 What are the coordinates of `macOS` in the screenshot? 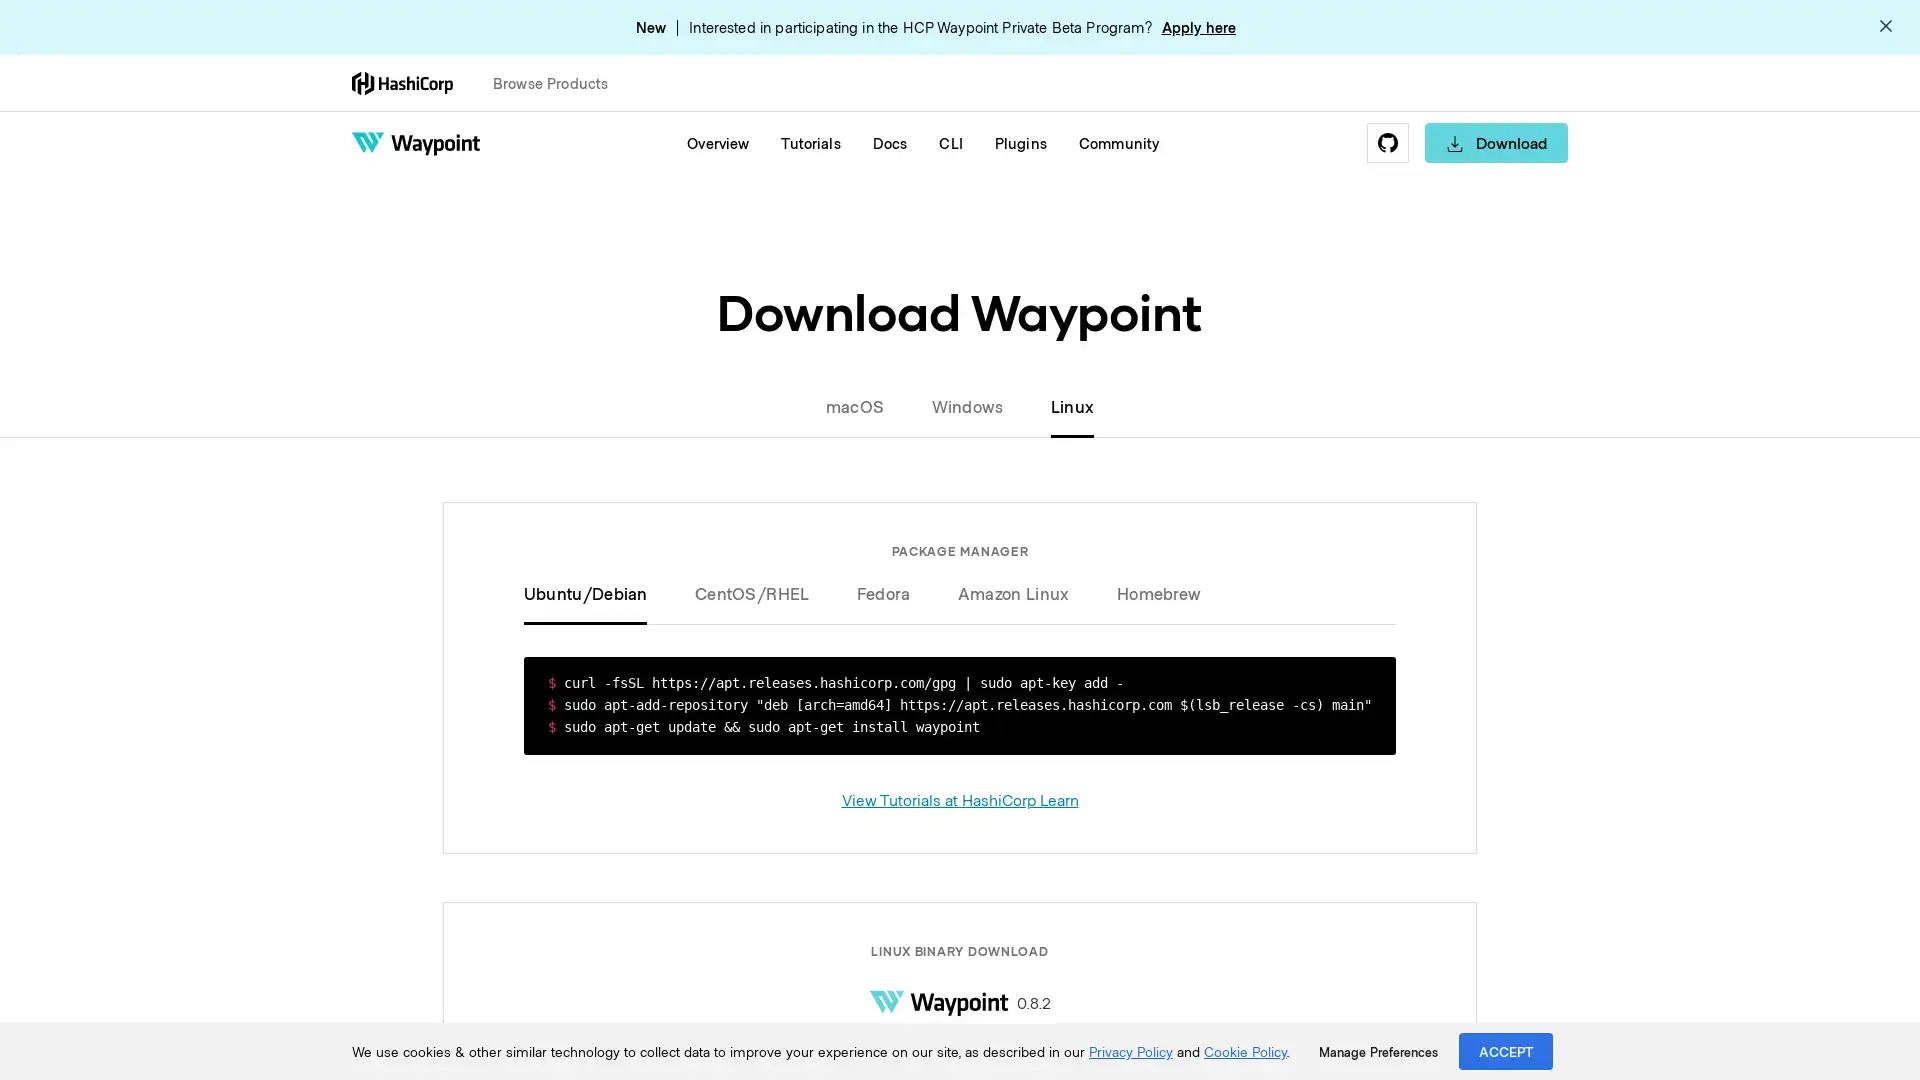 It's located at (866, 405).